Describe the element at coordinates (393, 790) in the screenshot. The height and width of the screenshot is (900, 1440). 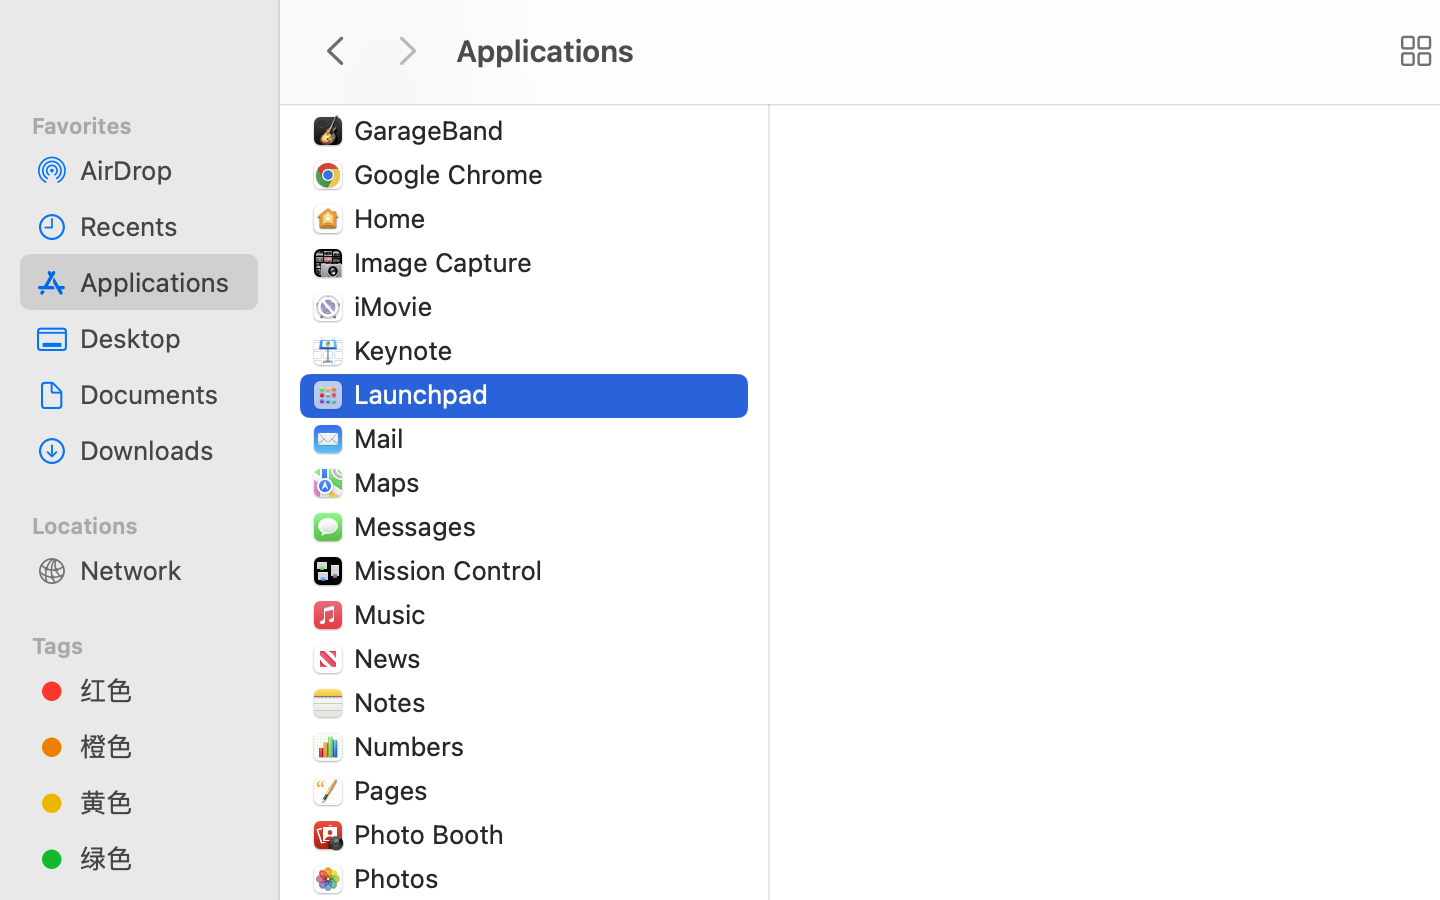
I see `'Pages'` at that location.